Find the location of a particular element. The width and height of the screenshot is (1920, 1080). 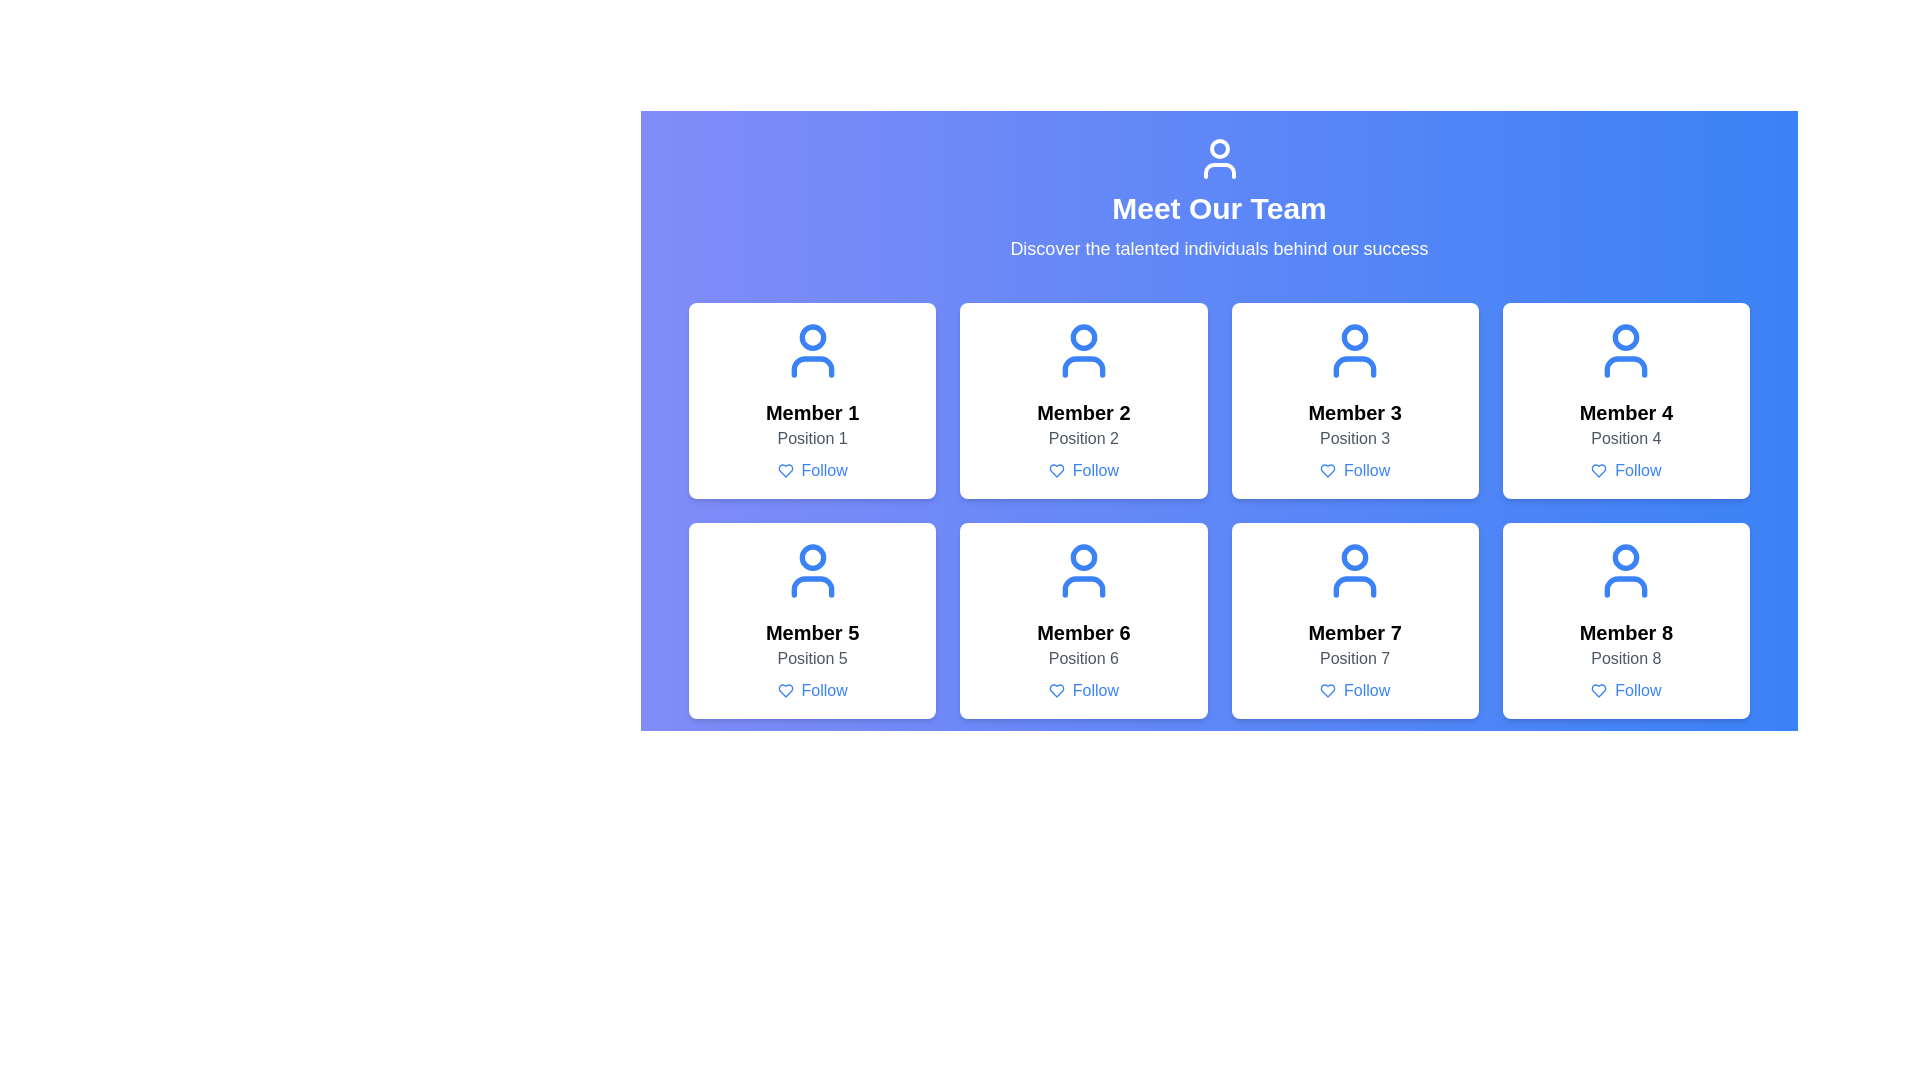

the 'Member 4' text label located in the fourth card of the grid layout, which displays the text in a bold, large font style is located at coordinates (1626, 411).